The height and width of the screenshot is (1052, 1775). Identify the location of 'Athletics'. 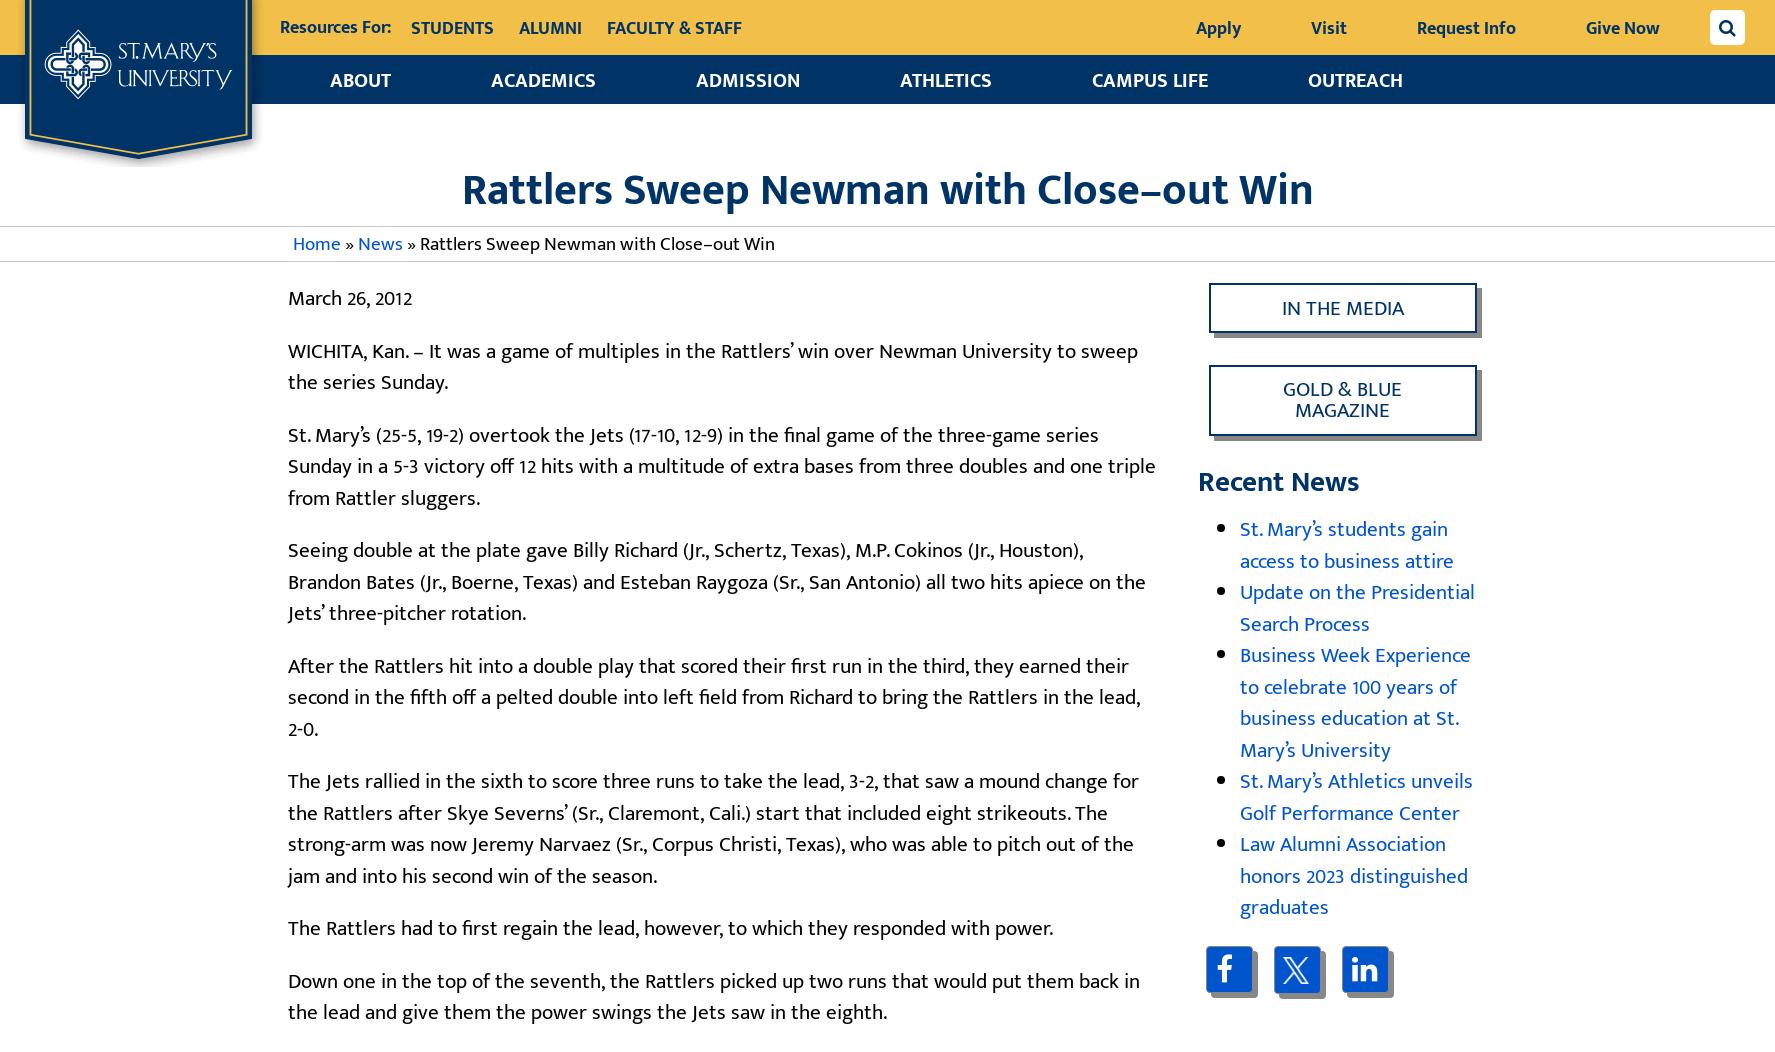
(899, 80).